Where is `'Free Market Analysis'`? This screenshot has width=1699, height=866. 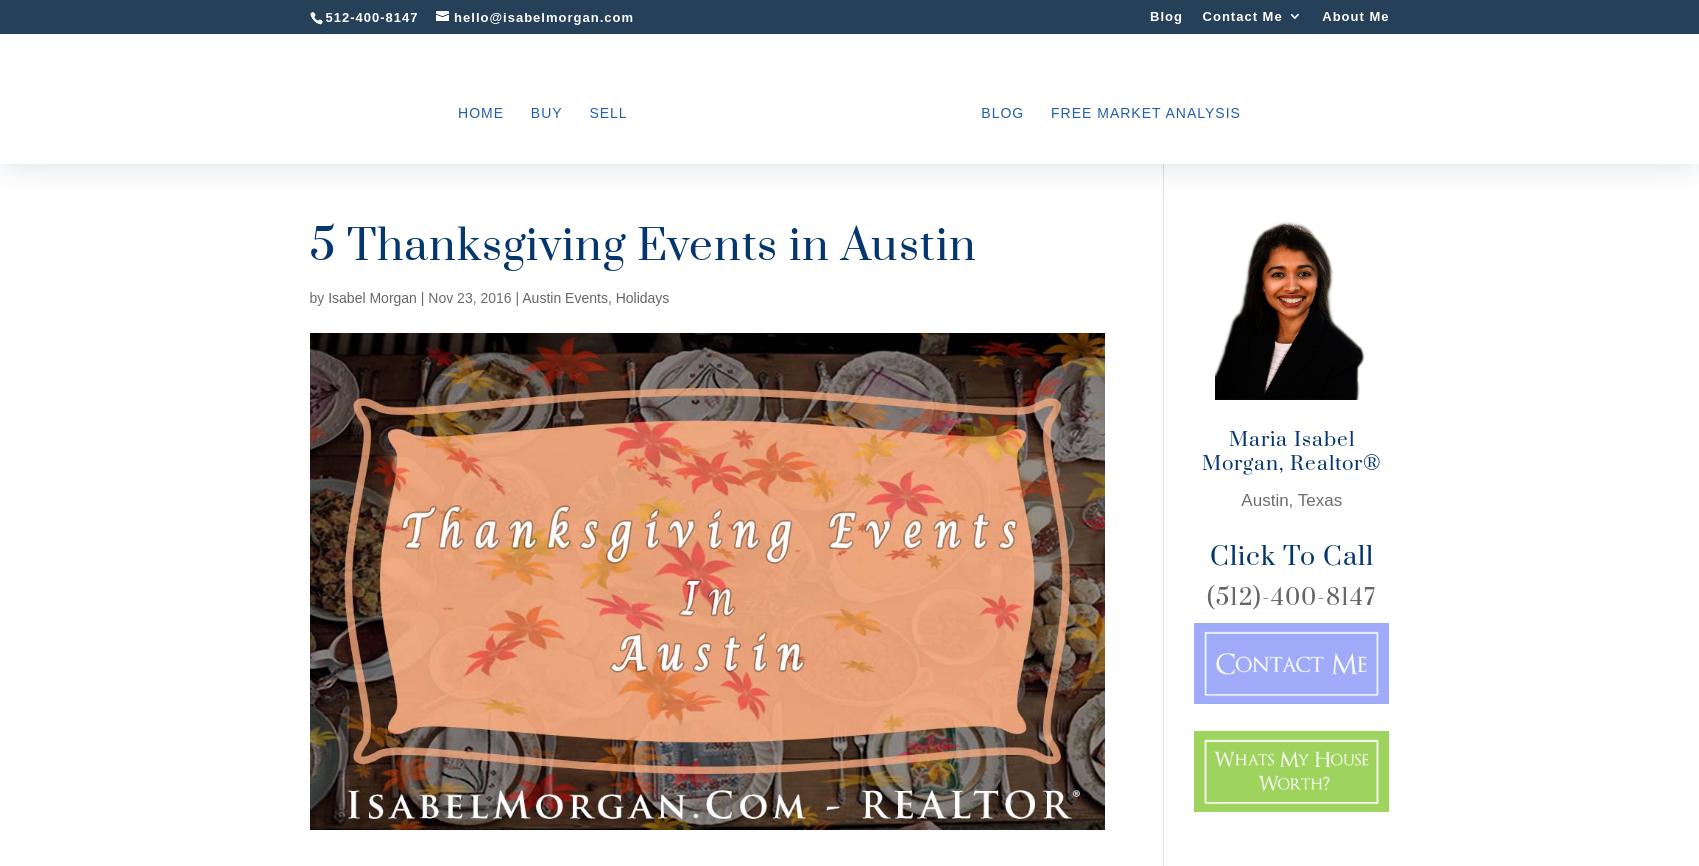
'Free Market Analysis' is located at coordinates (1050, 111).